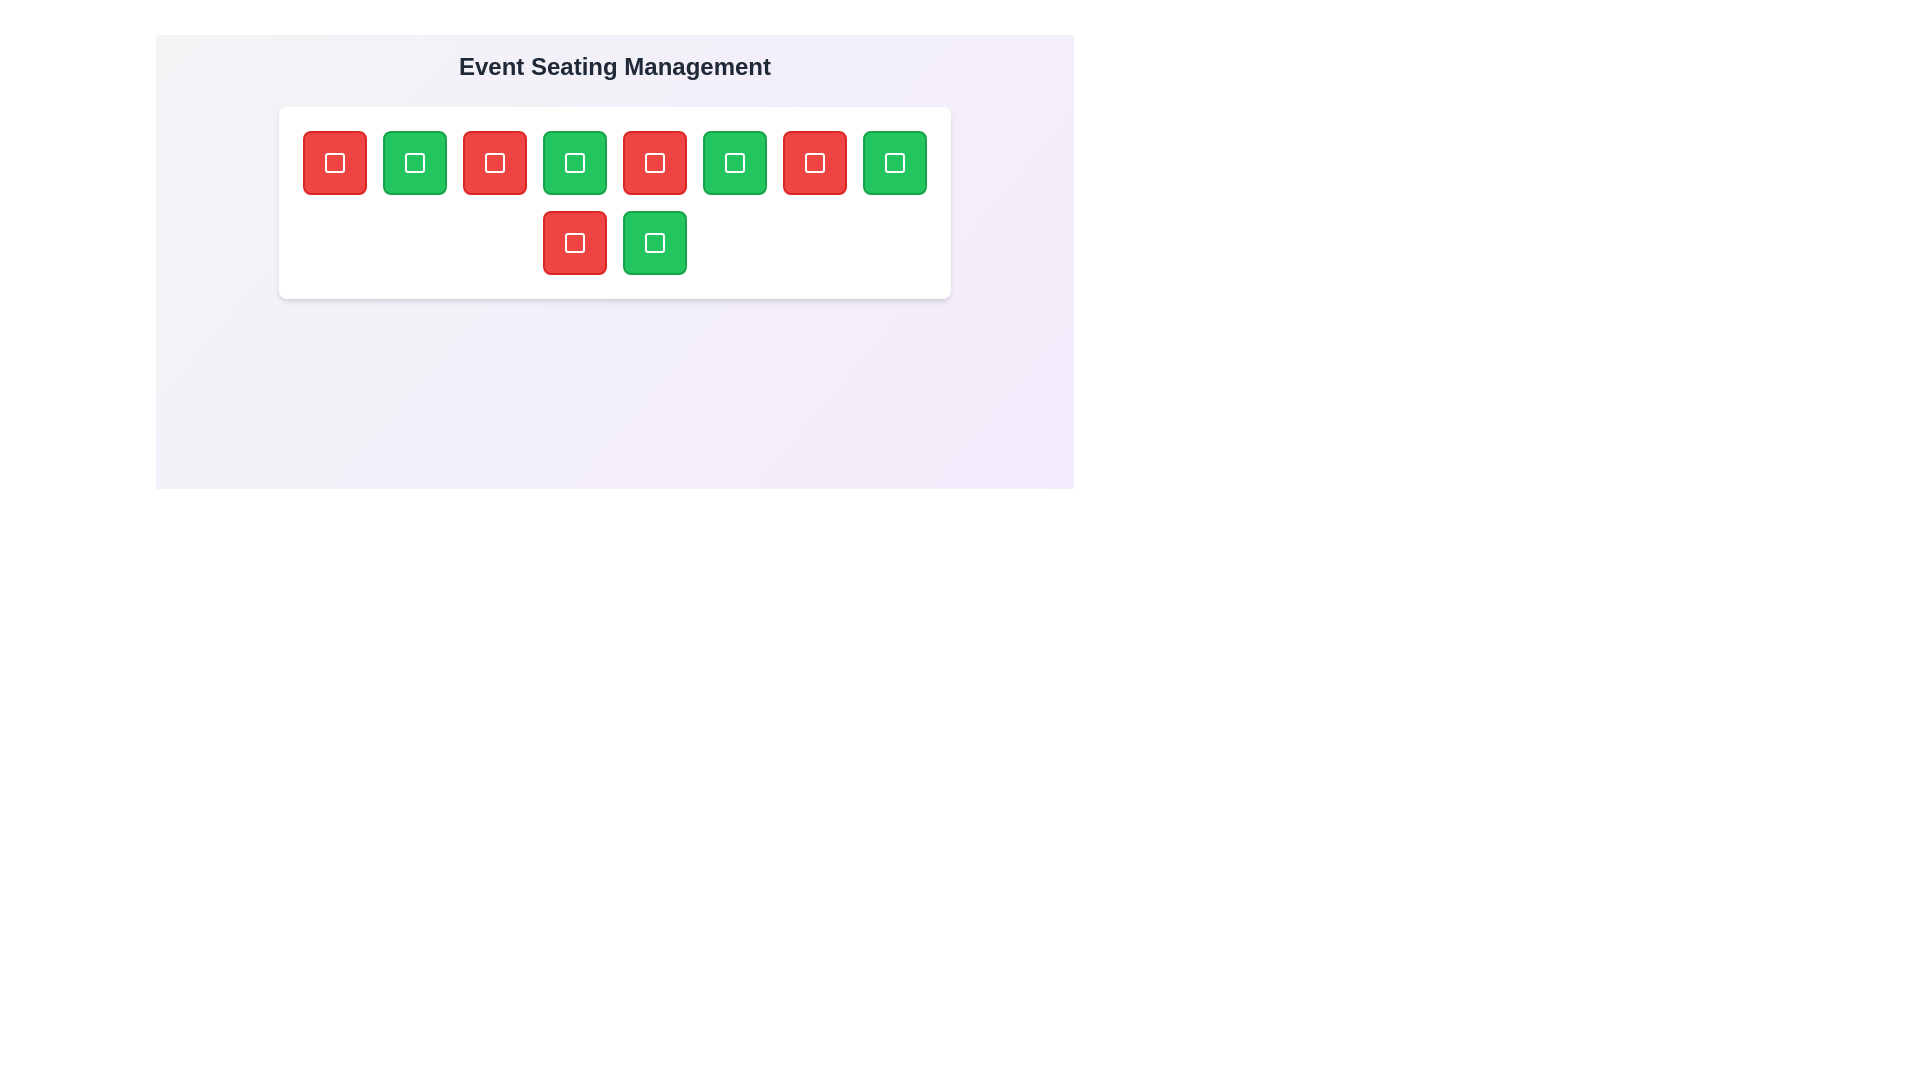 The height and width of the screenshot is (1080, 1920). Describe the element at coordinates (494, 161) in the screenshot. I see `the SVG icon representing 'Seat 3' in the seating management component` at that location.